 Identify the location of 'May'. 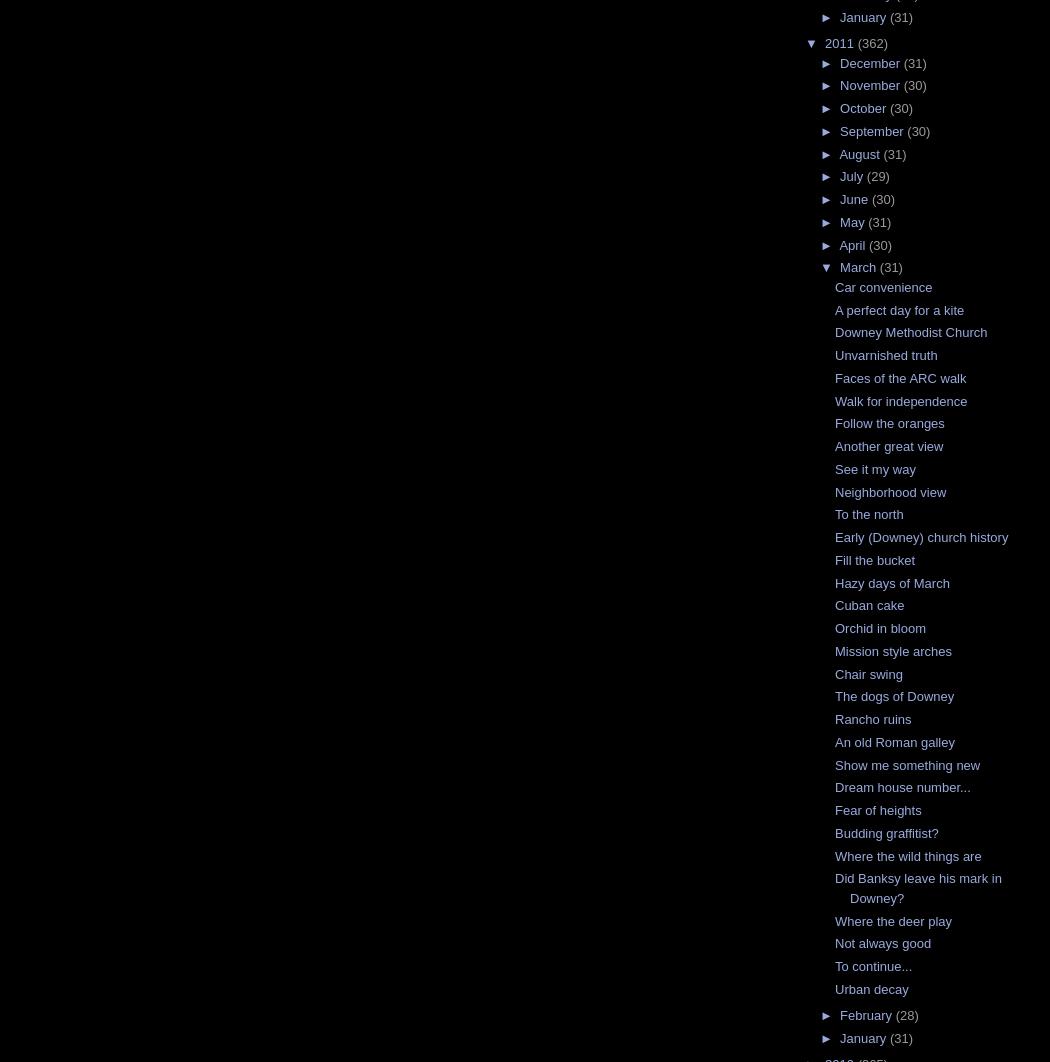
(840, 221).